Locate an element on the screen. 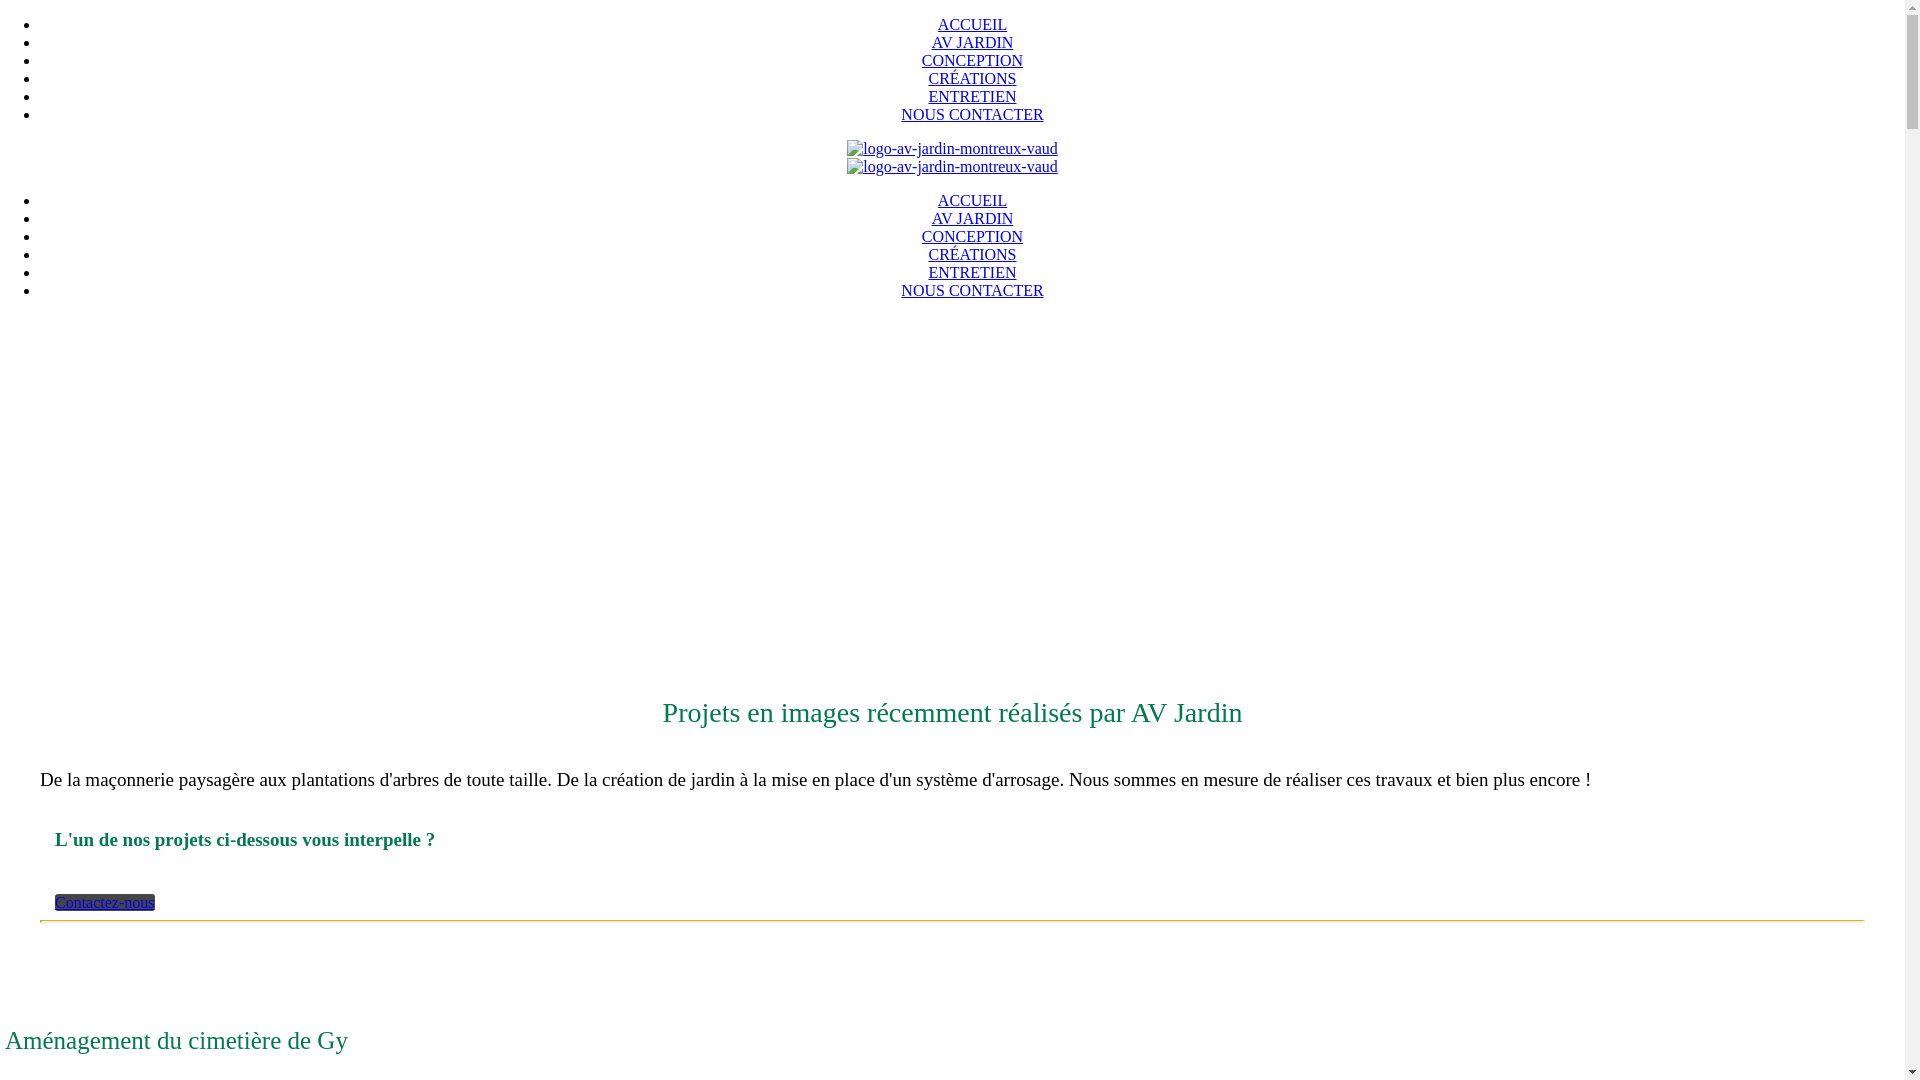  'ACCUEIL' is located at coordinates (972, 24).